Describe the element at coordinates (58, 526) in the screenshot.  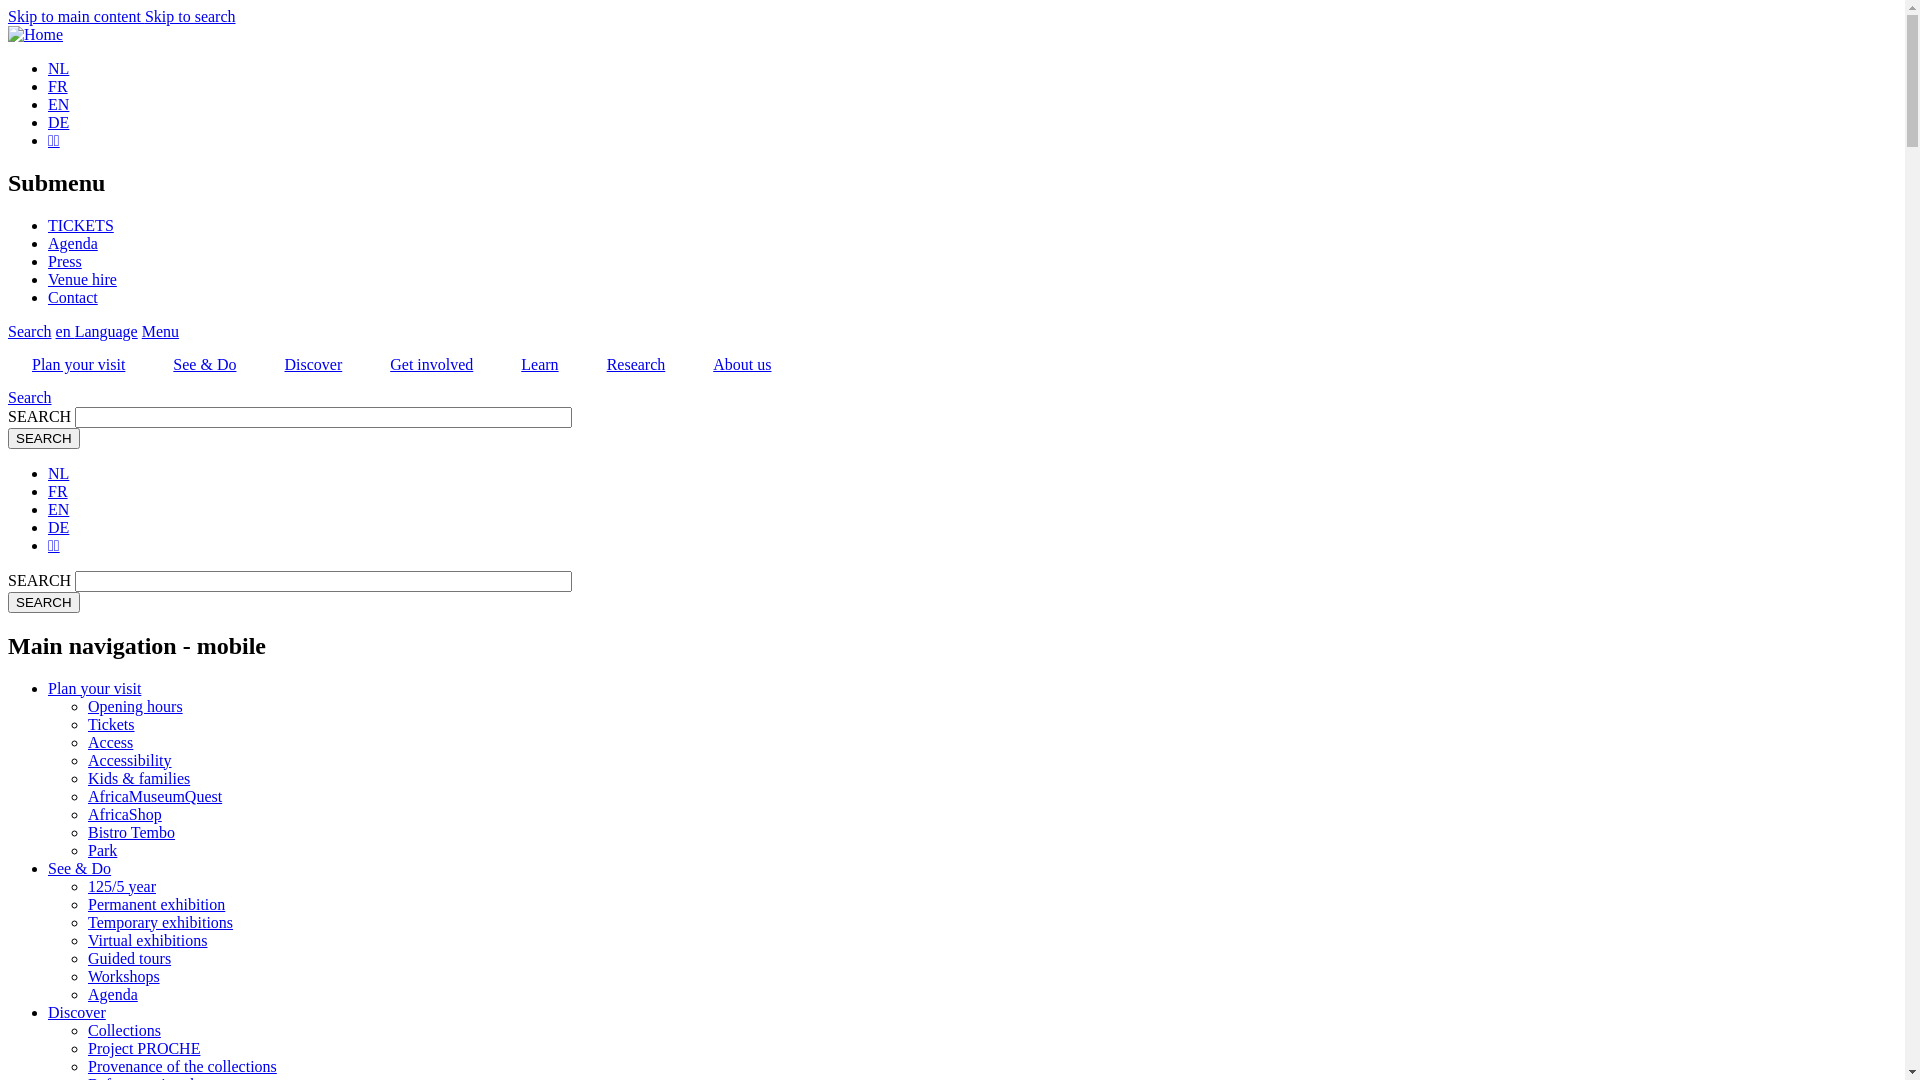
I see `'DE'` at that location.